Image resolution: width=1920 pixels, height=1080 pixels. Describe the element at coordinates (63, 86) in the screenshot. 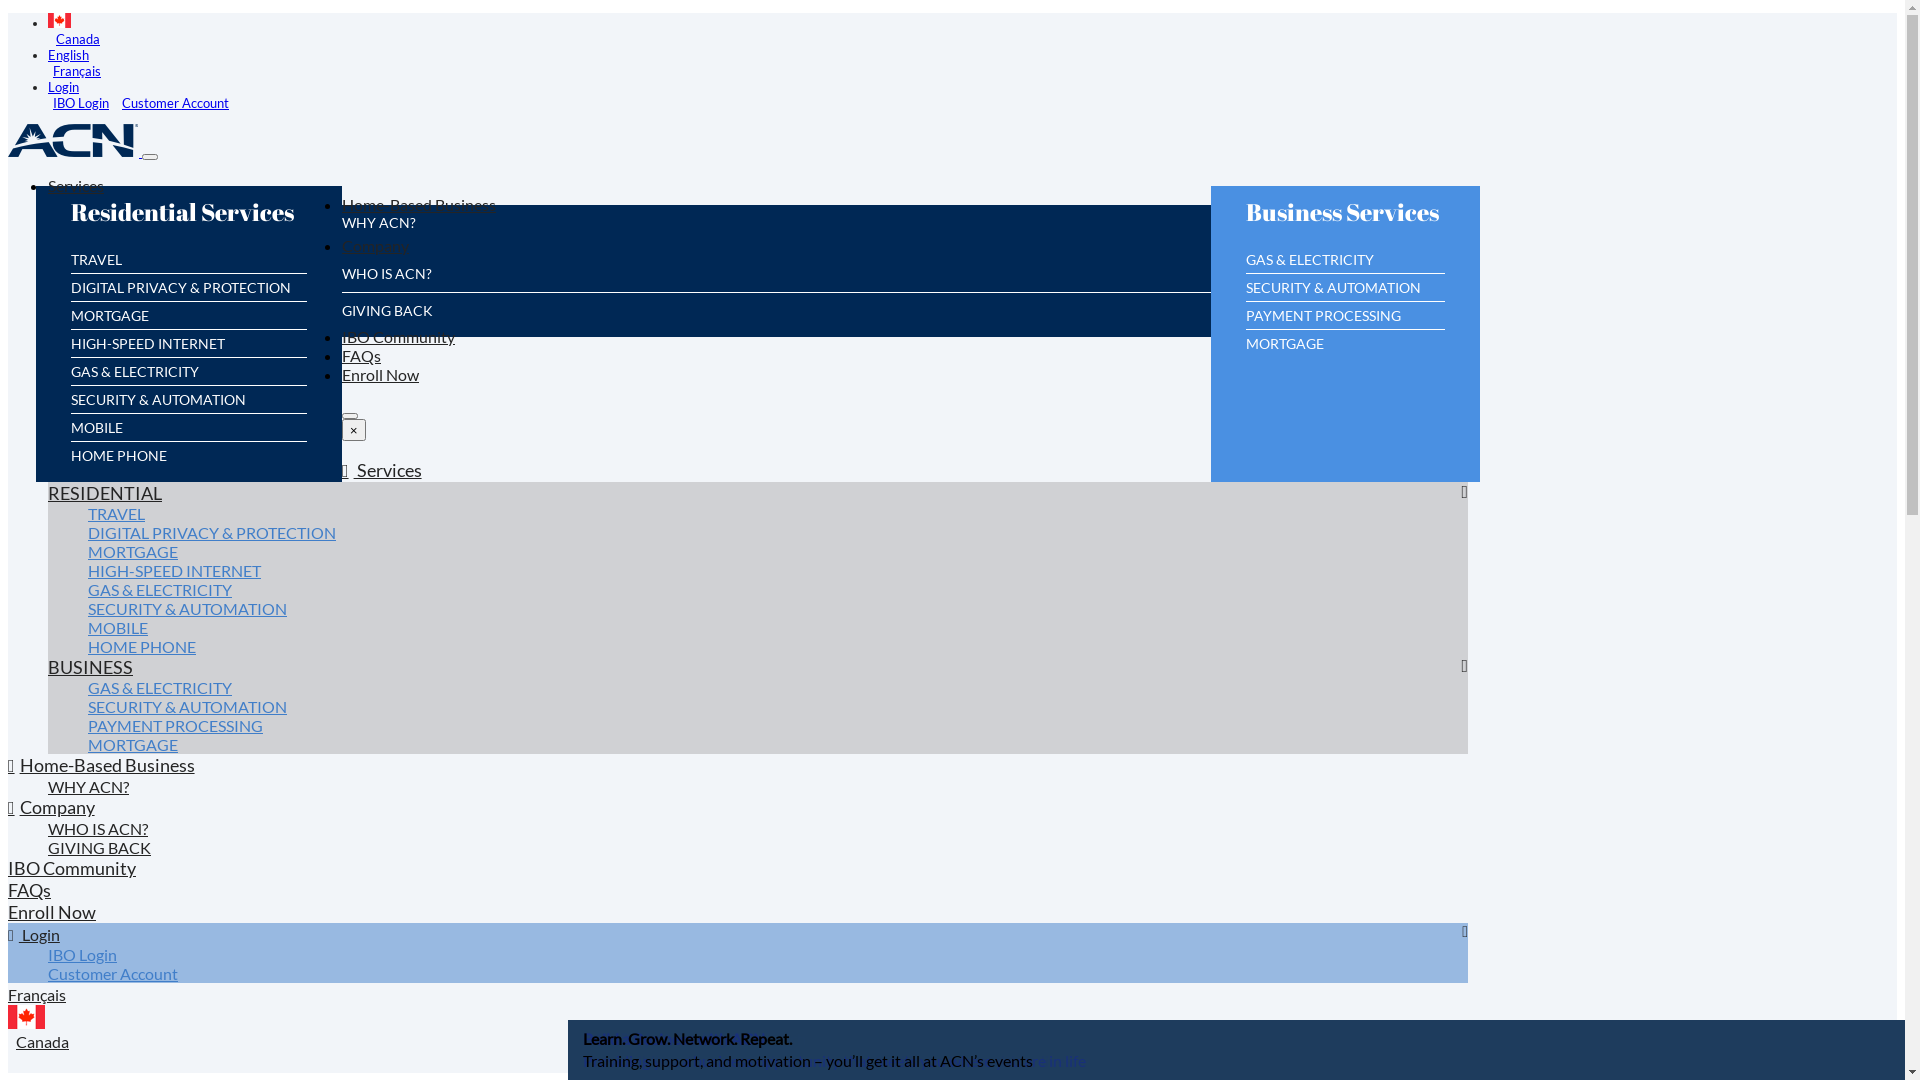

I see `'Login'` at that location.